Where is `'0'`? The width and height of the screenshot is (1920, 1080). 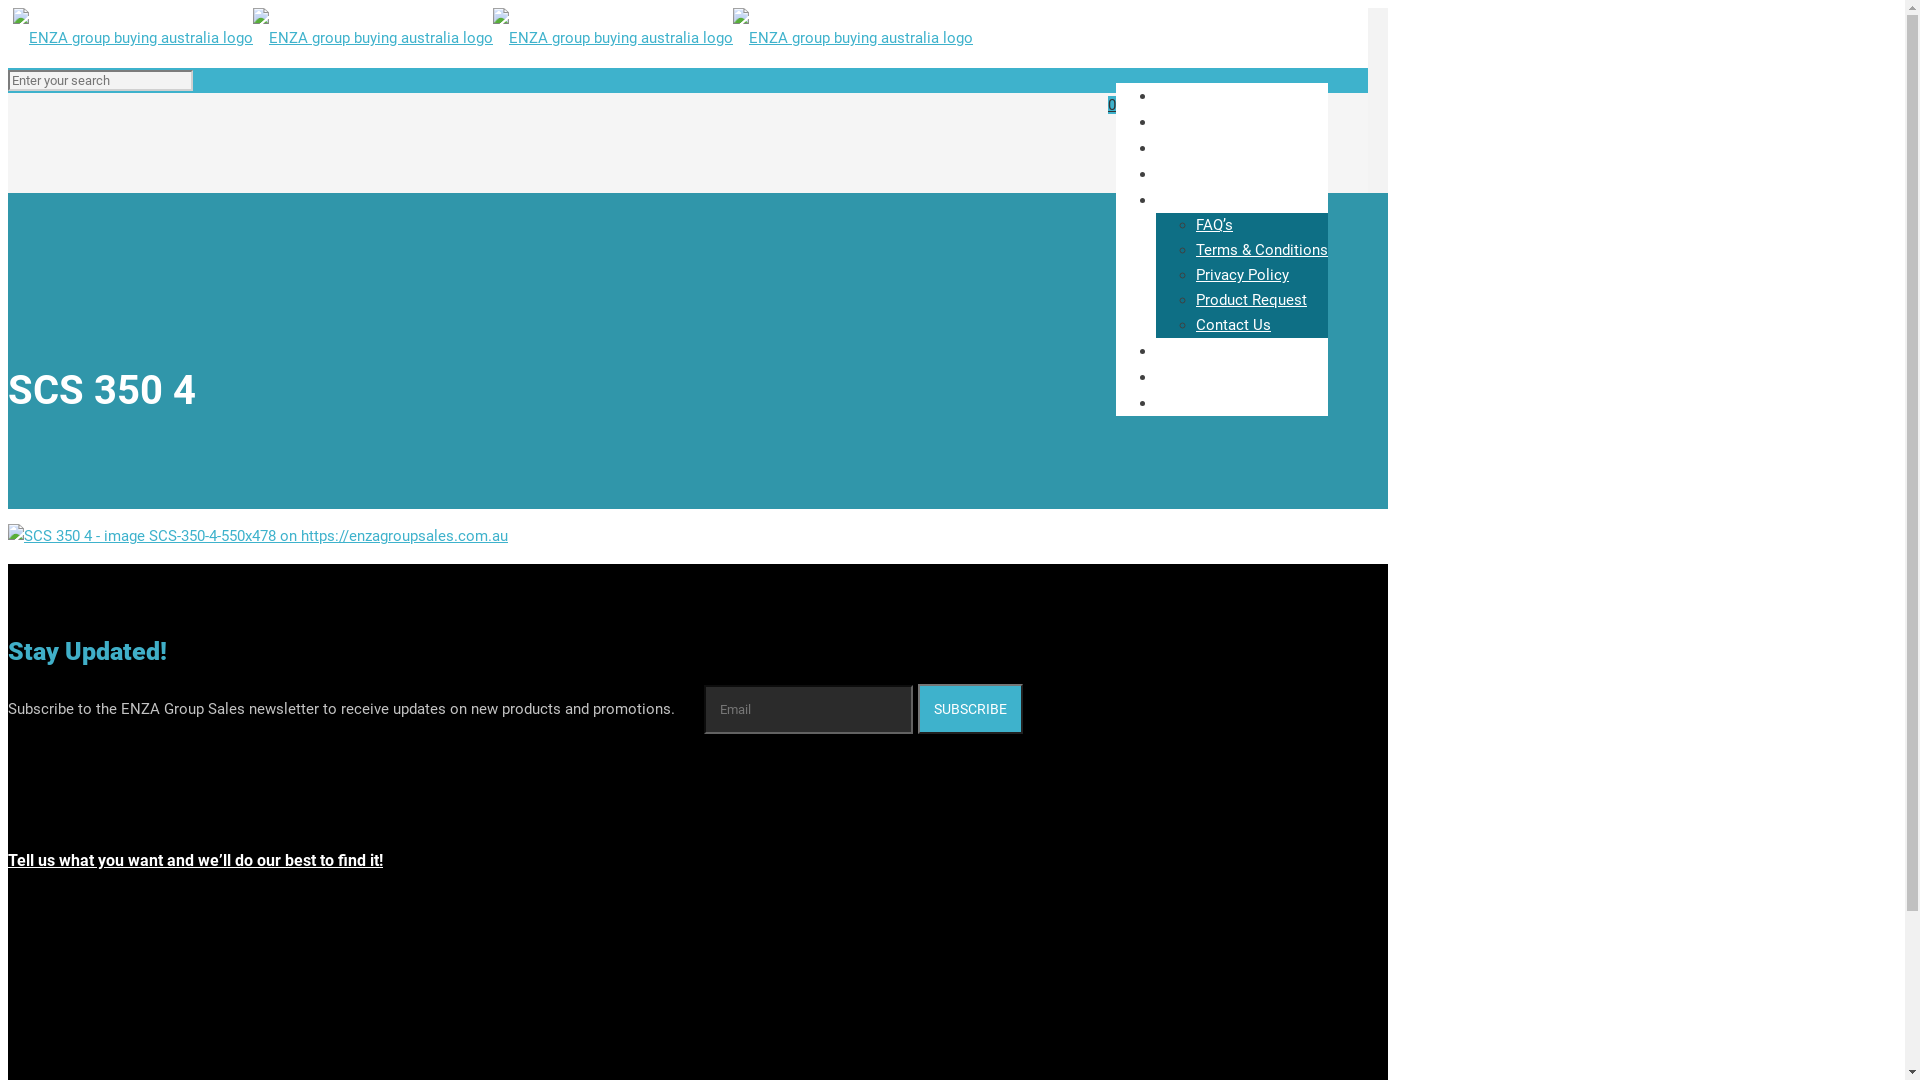 '0' is located at coordinates (1111, 105).